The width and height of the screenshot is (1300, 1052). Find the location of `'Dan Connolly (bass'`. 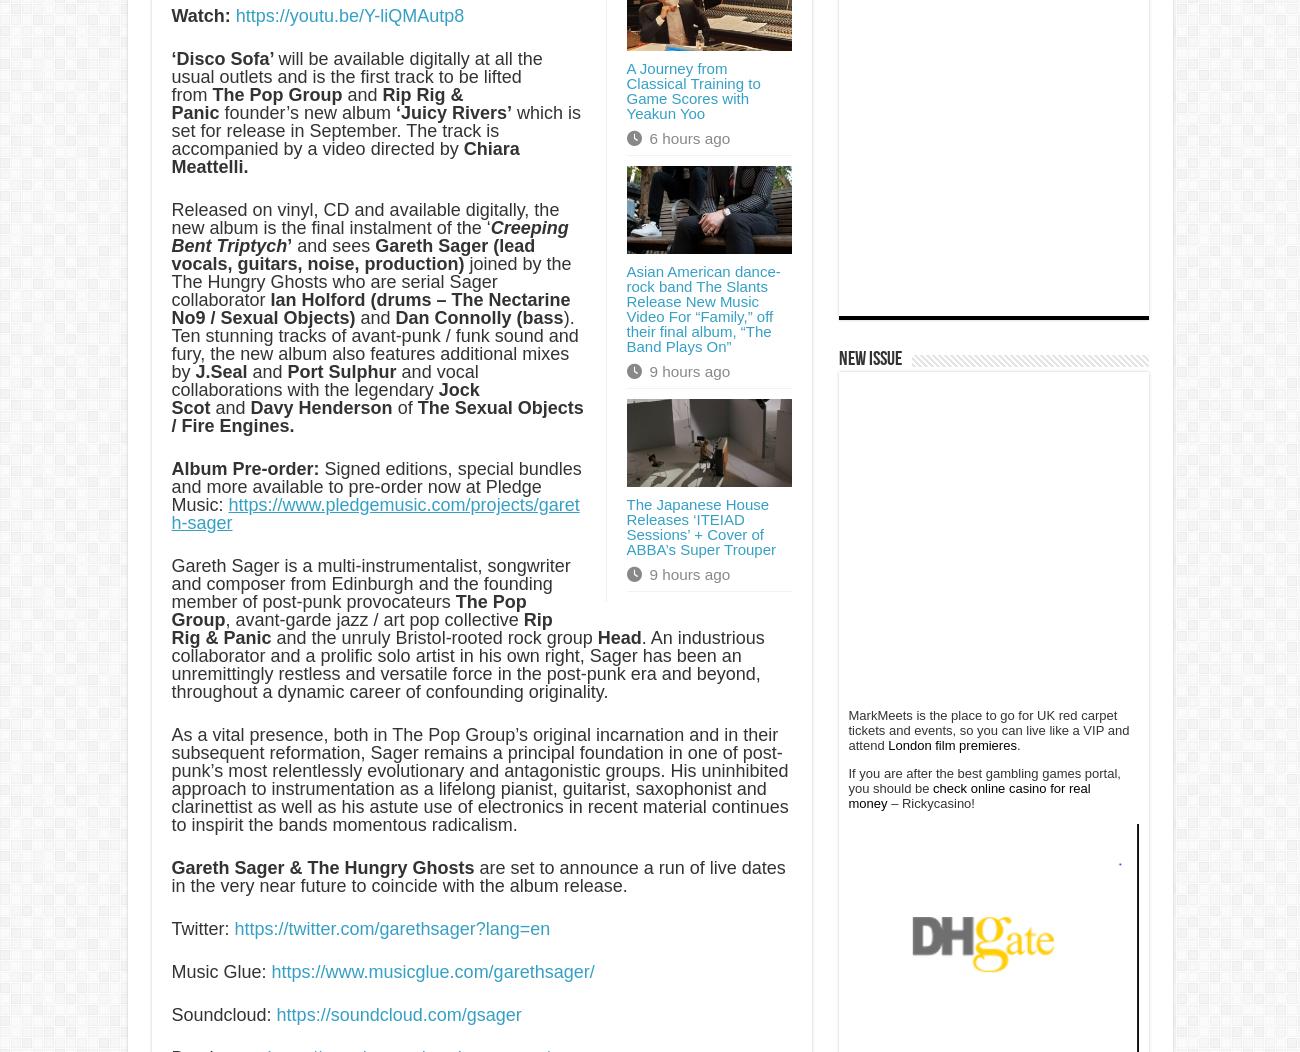

'Dan Connolly (bass' is located at coordinates (478, 317).